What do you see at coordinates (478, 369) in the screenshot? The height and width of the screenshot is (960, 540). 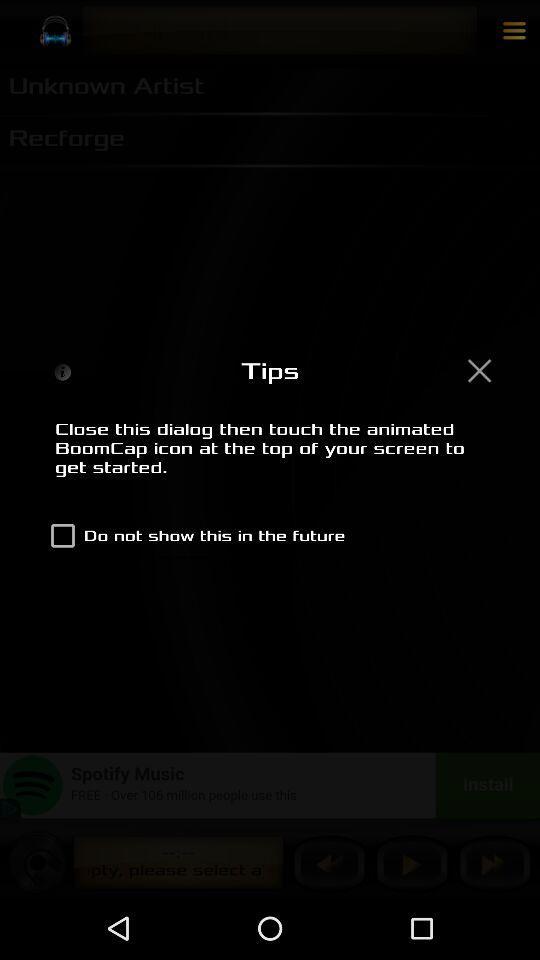 I see `icon above the close this dialog` at bounding box center [478, 369].